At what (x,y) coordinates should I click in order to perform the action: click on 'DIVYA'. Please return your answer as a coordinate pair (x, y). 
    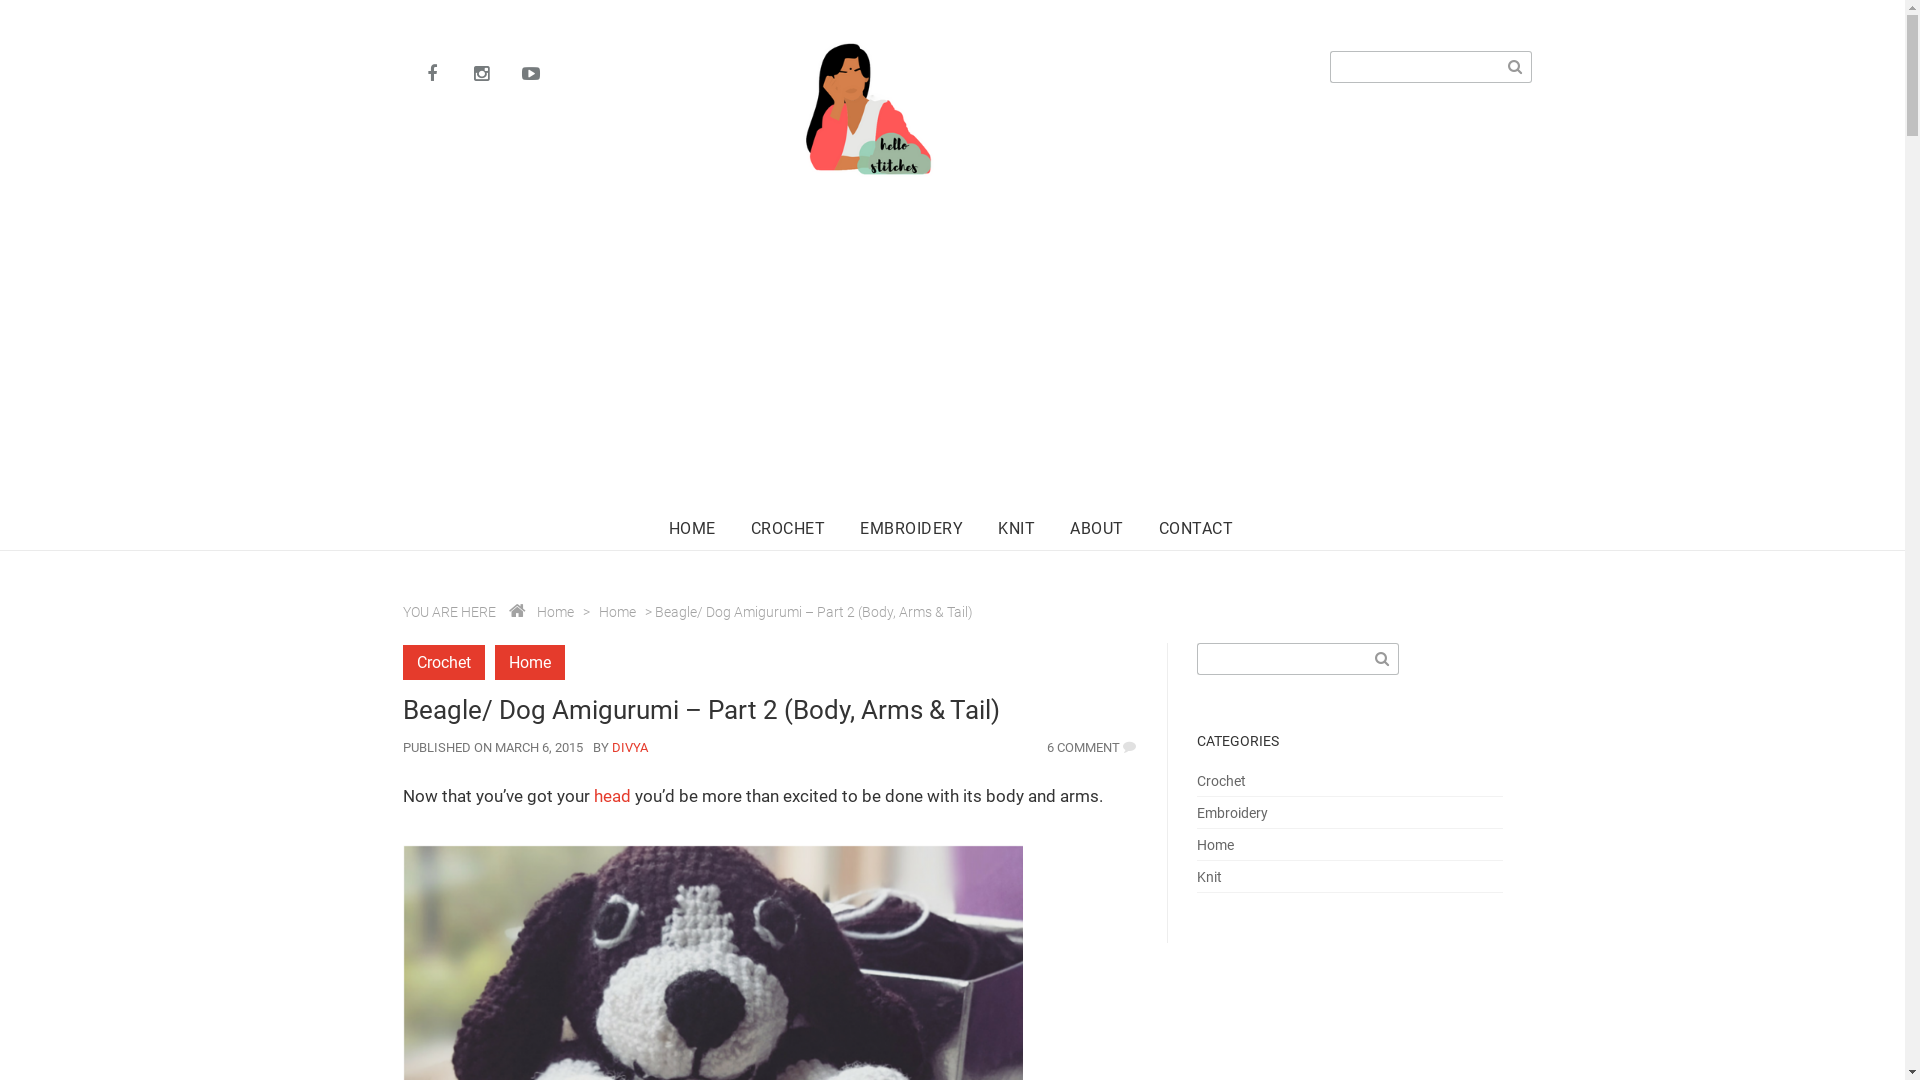
    Looking at the image, I should click on (628, 747).